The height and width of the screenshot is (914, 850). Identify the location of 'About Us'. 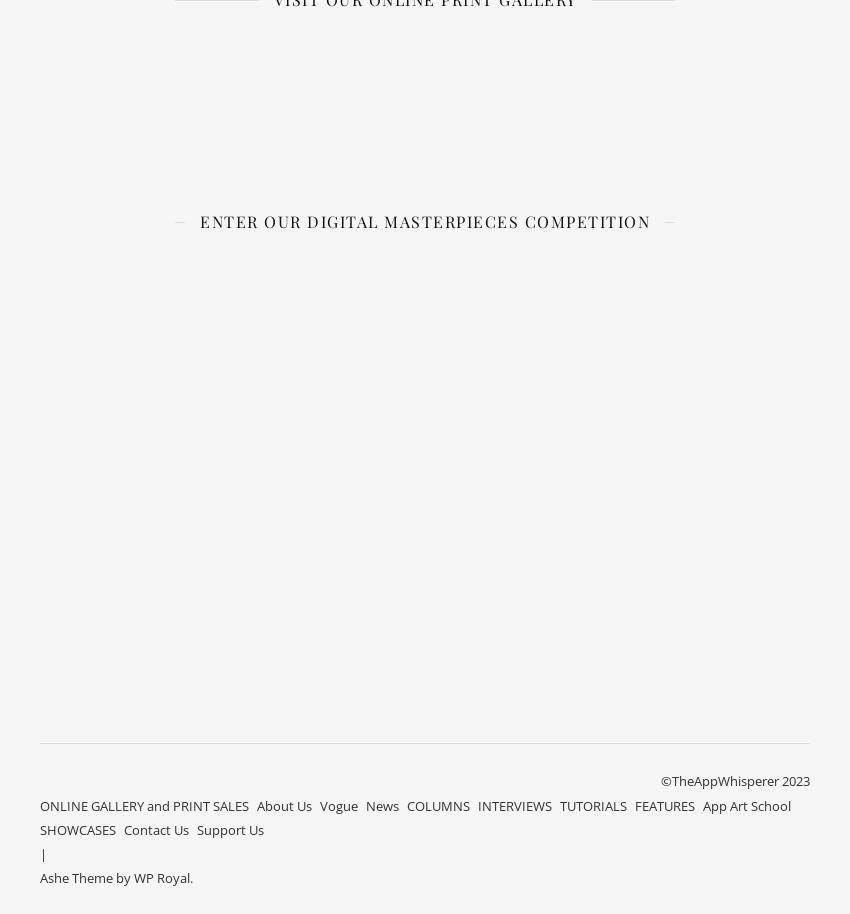
(283, 803).